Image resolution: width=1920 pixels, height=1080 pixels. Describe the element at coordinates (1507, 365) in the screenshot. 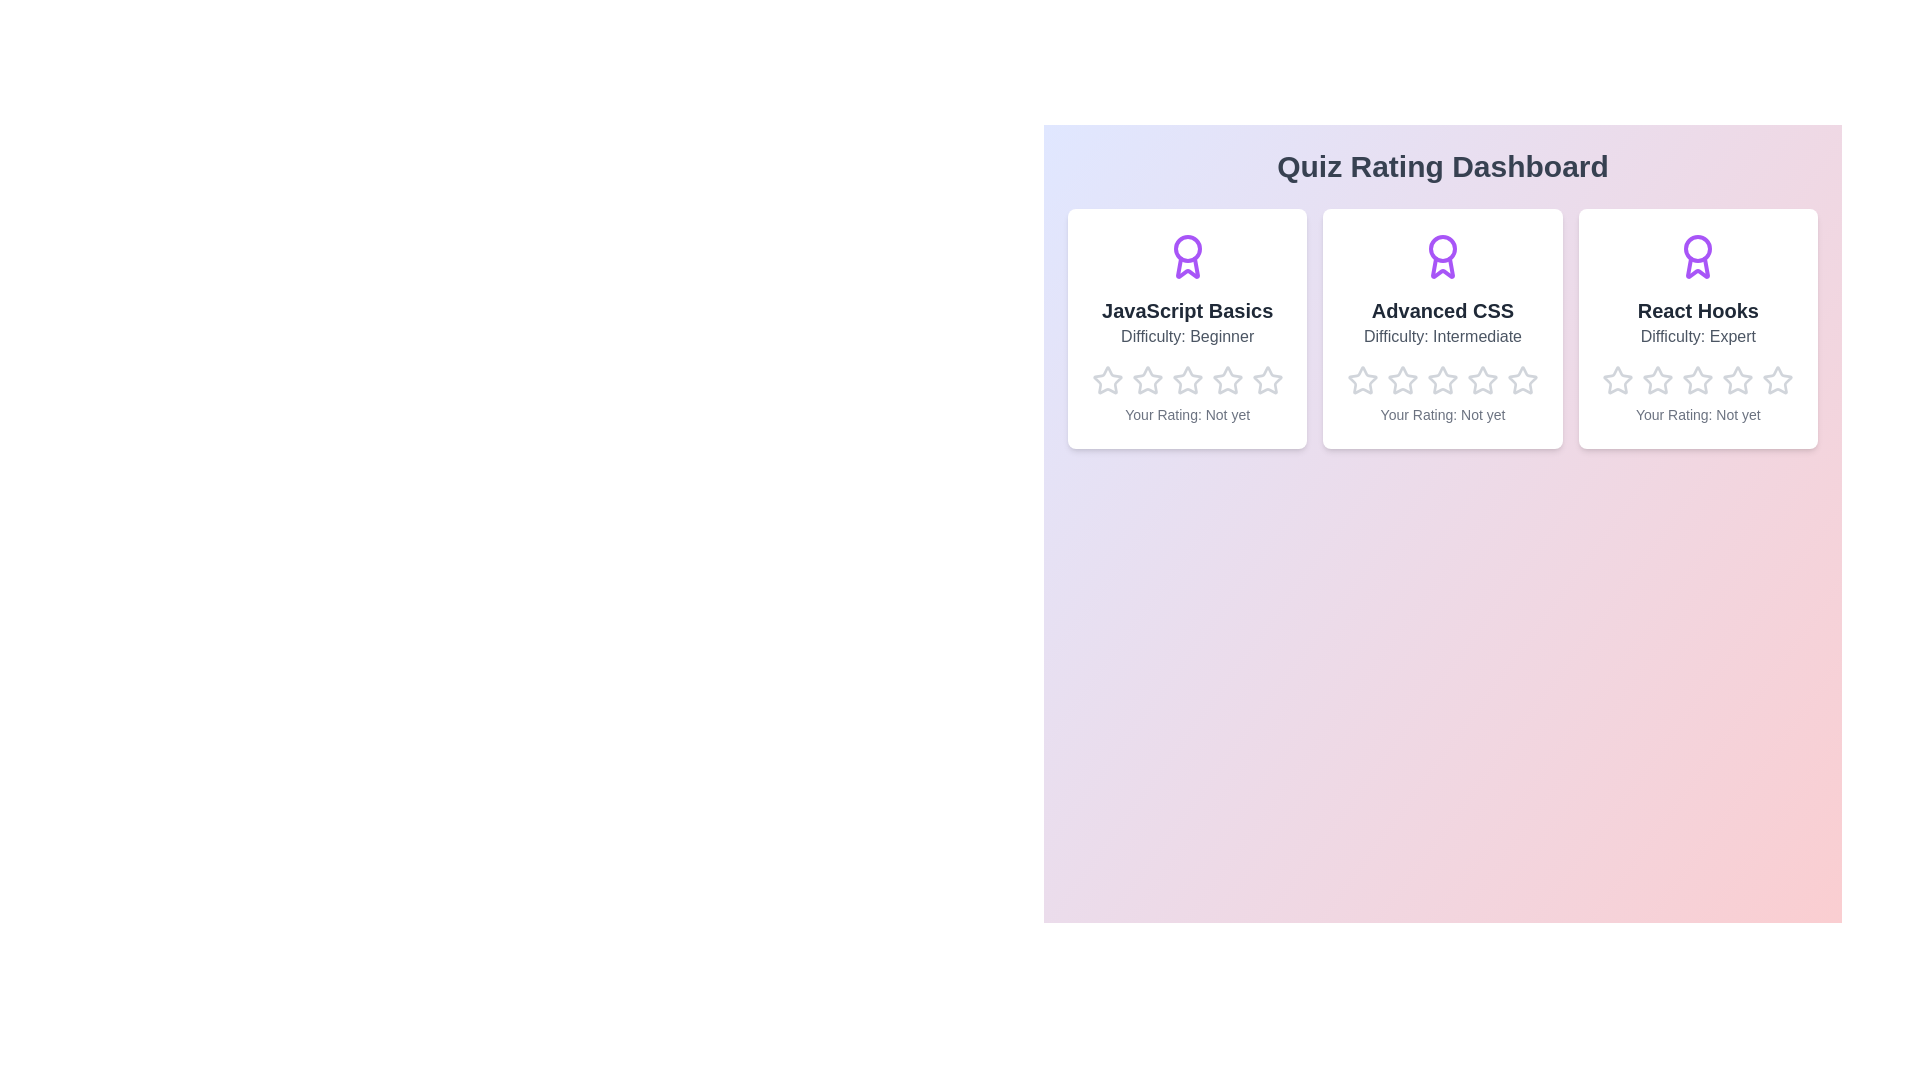

I see `the star corresponding to the rating 5 for the quiz Advanced CSS` at that location.